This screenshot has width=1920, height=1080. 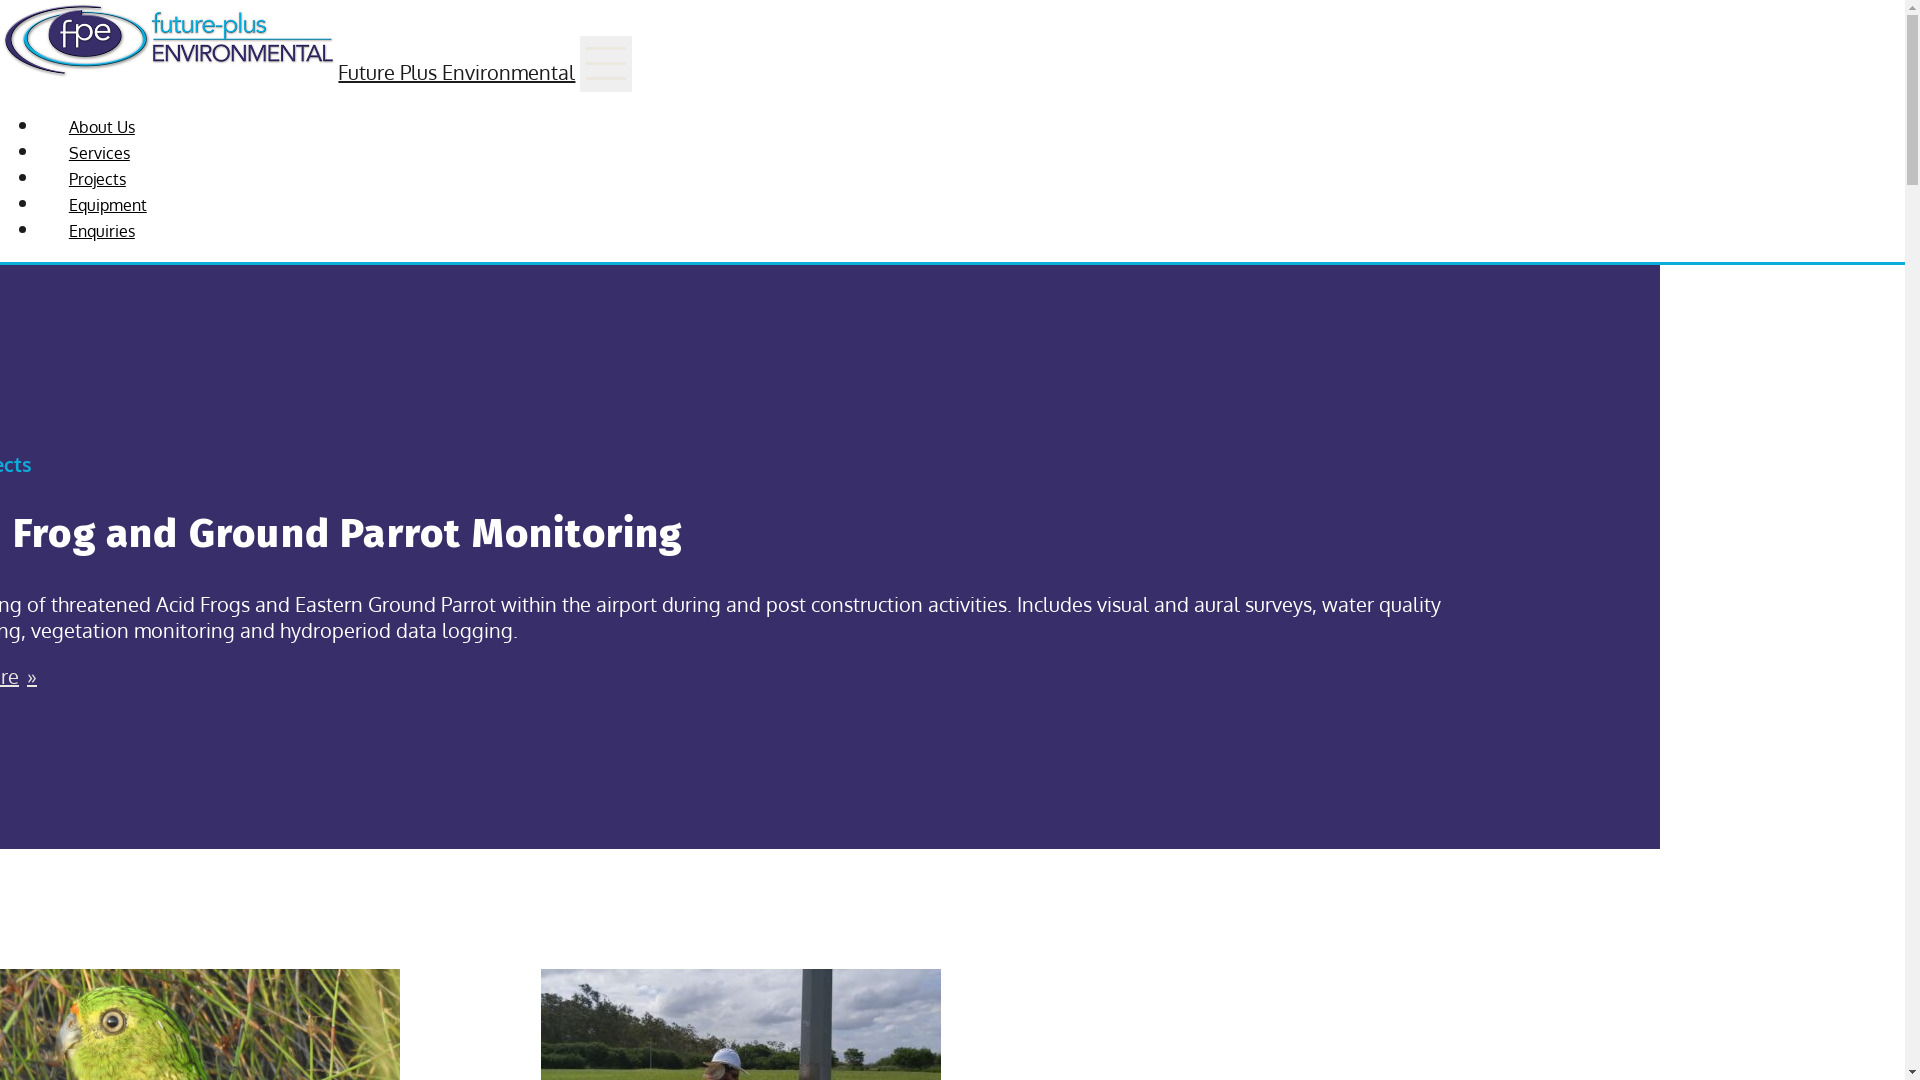 I want to click on 'About Us', so click(x=39, y=127).